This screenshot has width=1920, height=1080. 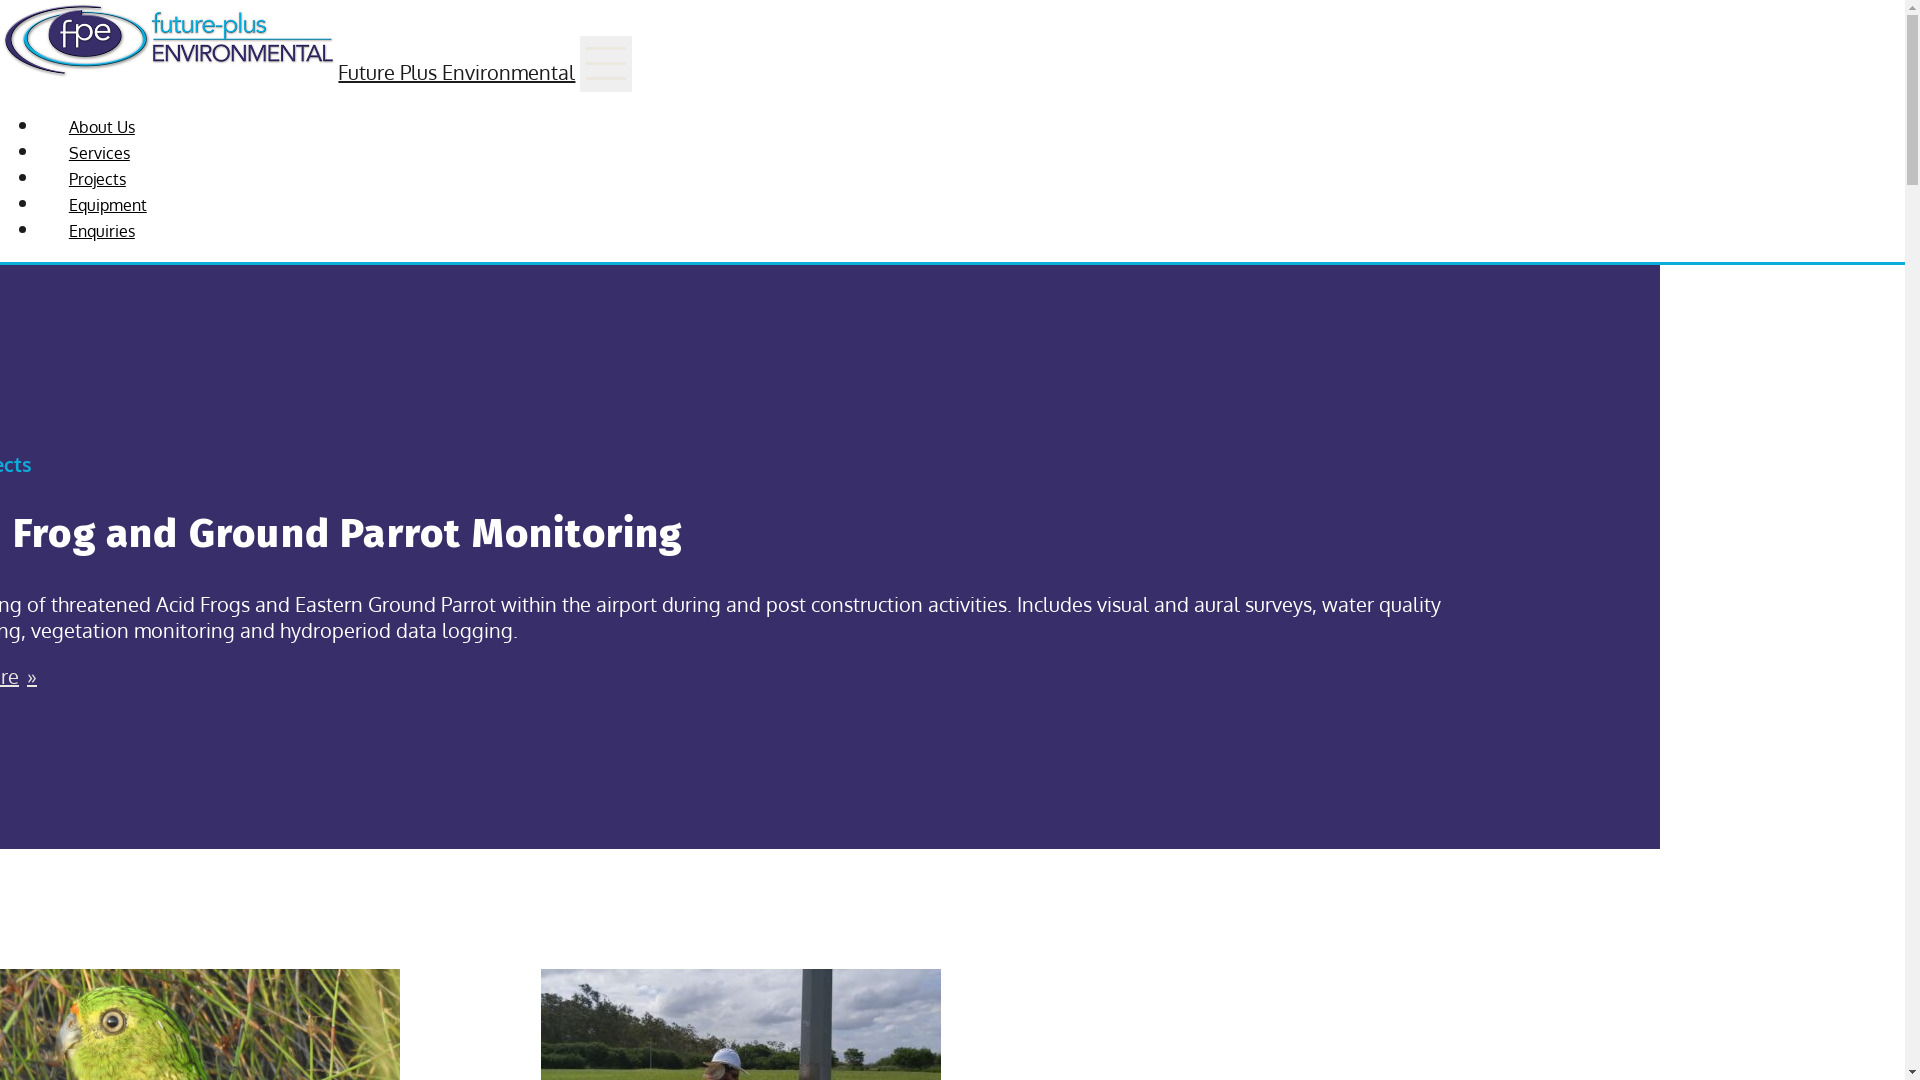 I want to click on 'About Us', so click(x=39, y=127).